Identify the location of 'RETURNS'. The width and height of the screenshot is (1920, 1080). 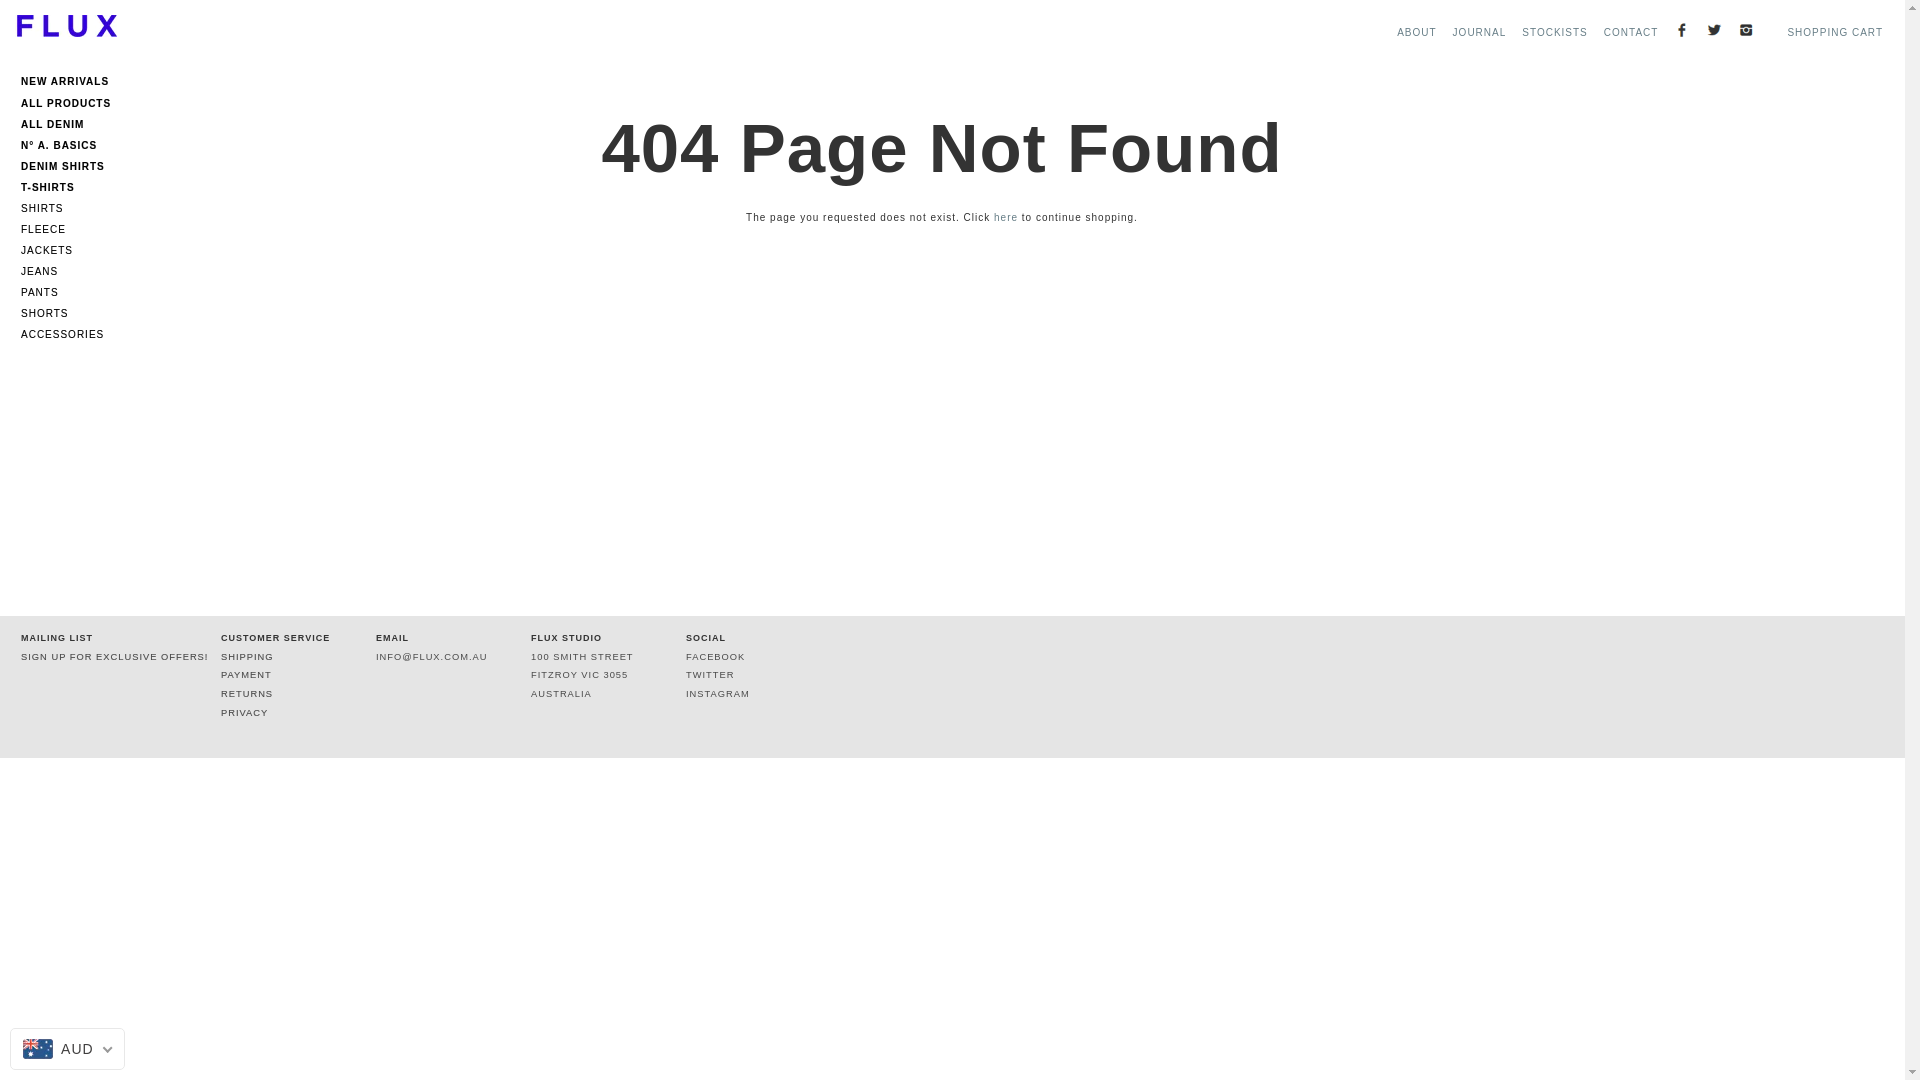
(245, 693).